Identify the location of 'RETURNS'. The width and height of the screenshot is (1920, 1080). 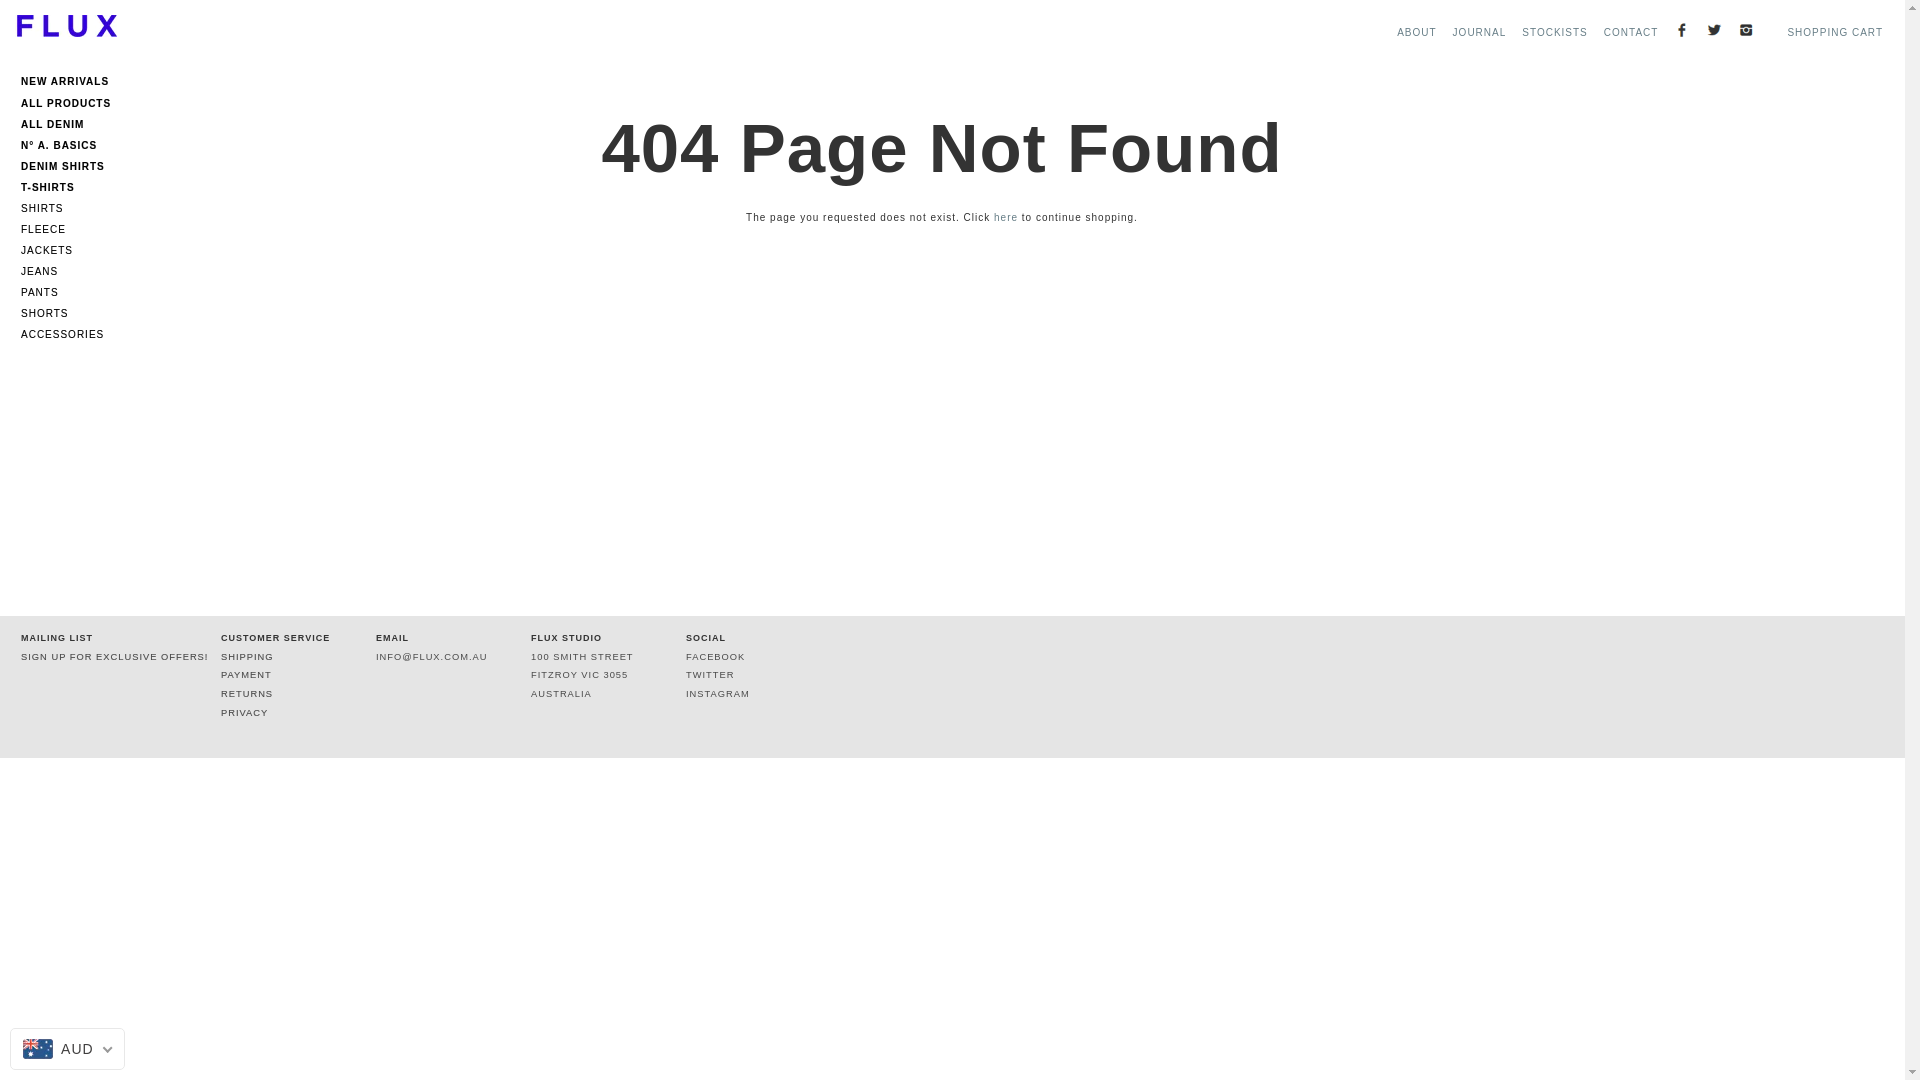
(245, 693).